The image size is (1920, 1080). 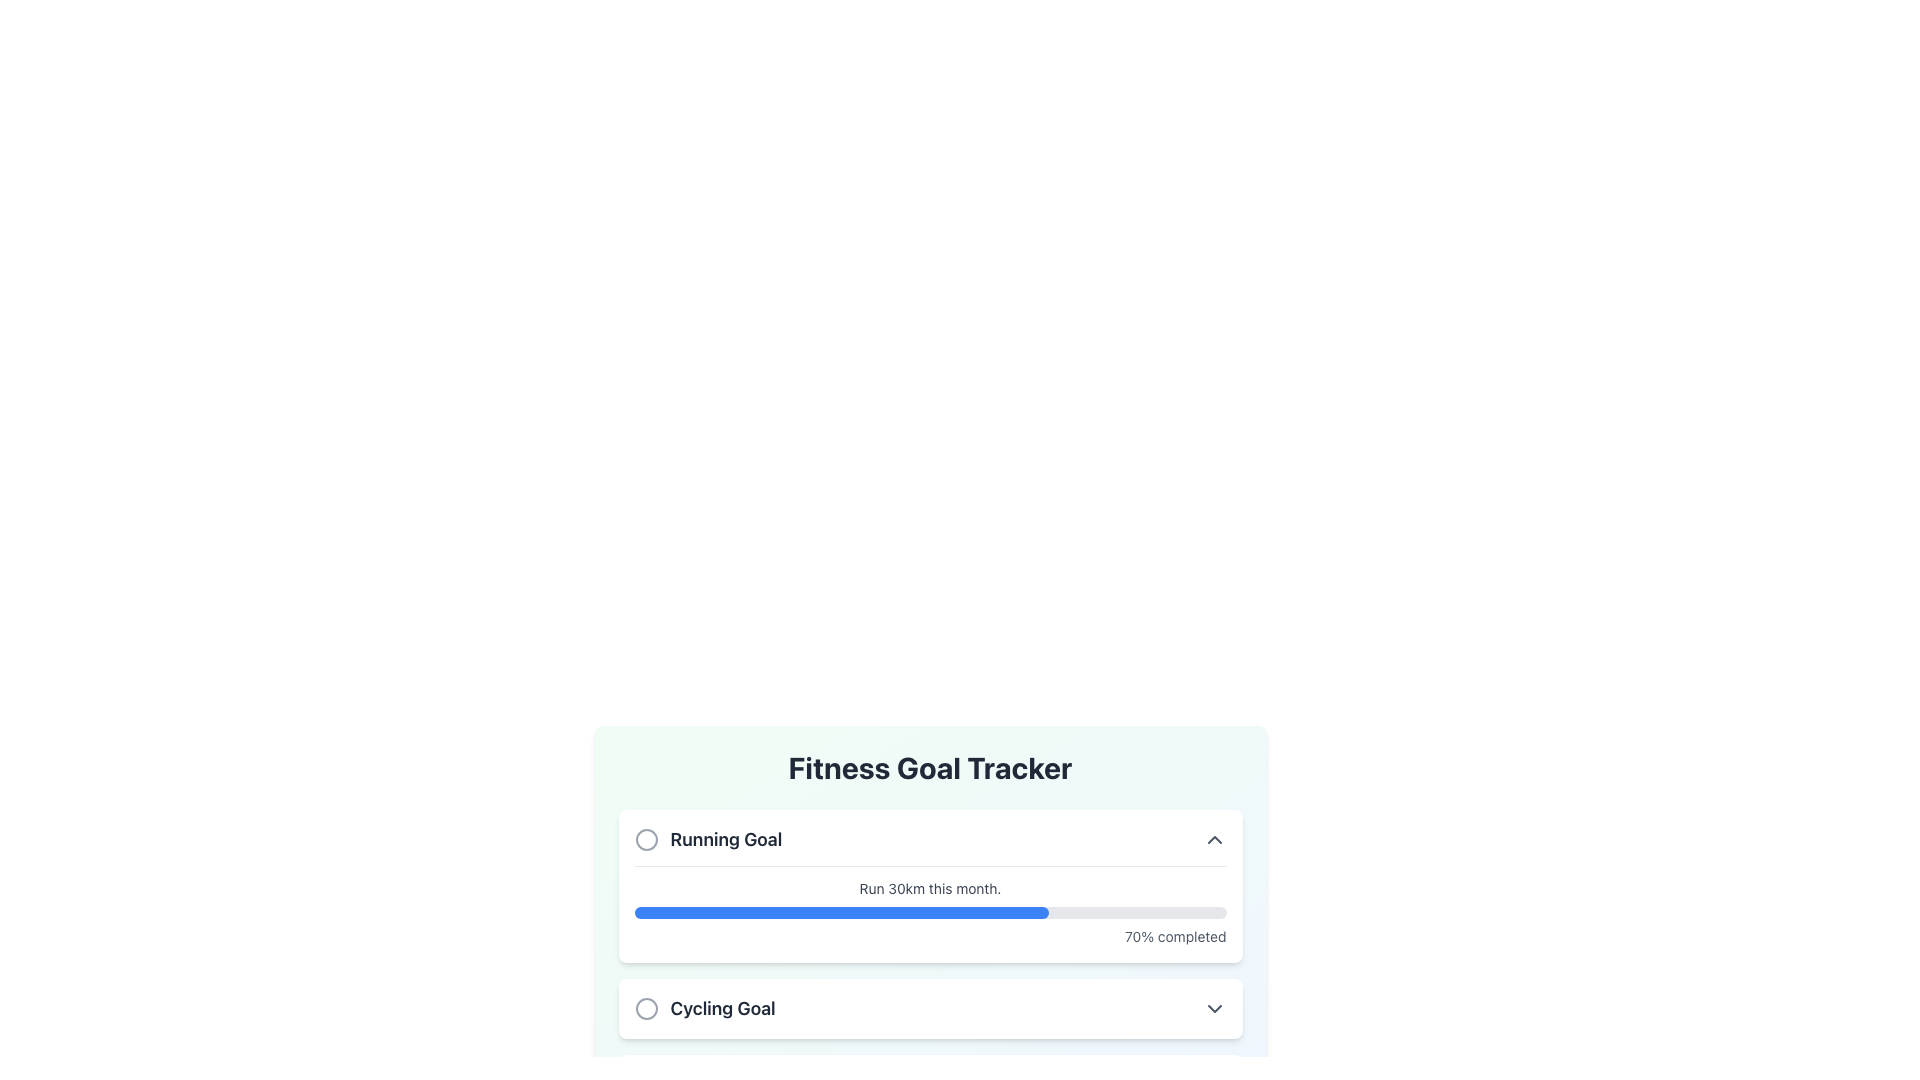 What do you see at coordinates (1213, 1009) in the screenshot?
I see `the toggle button for the 'Cycling Goal' item` at bounding box center [1213, 1009].